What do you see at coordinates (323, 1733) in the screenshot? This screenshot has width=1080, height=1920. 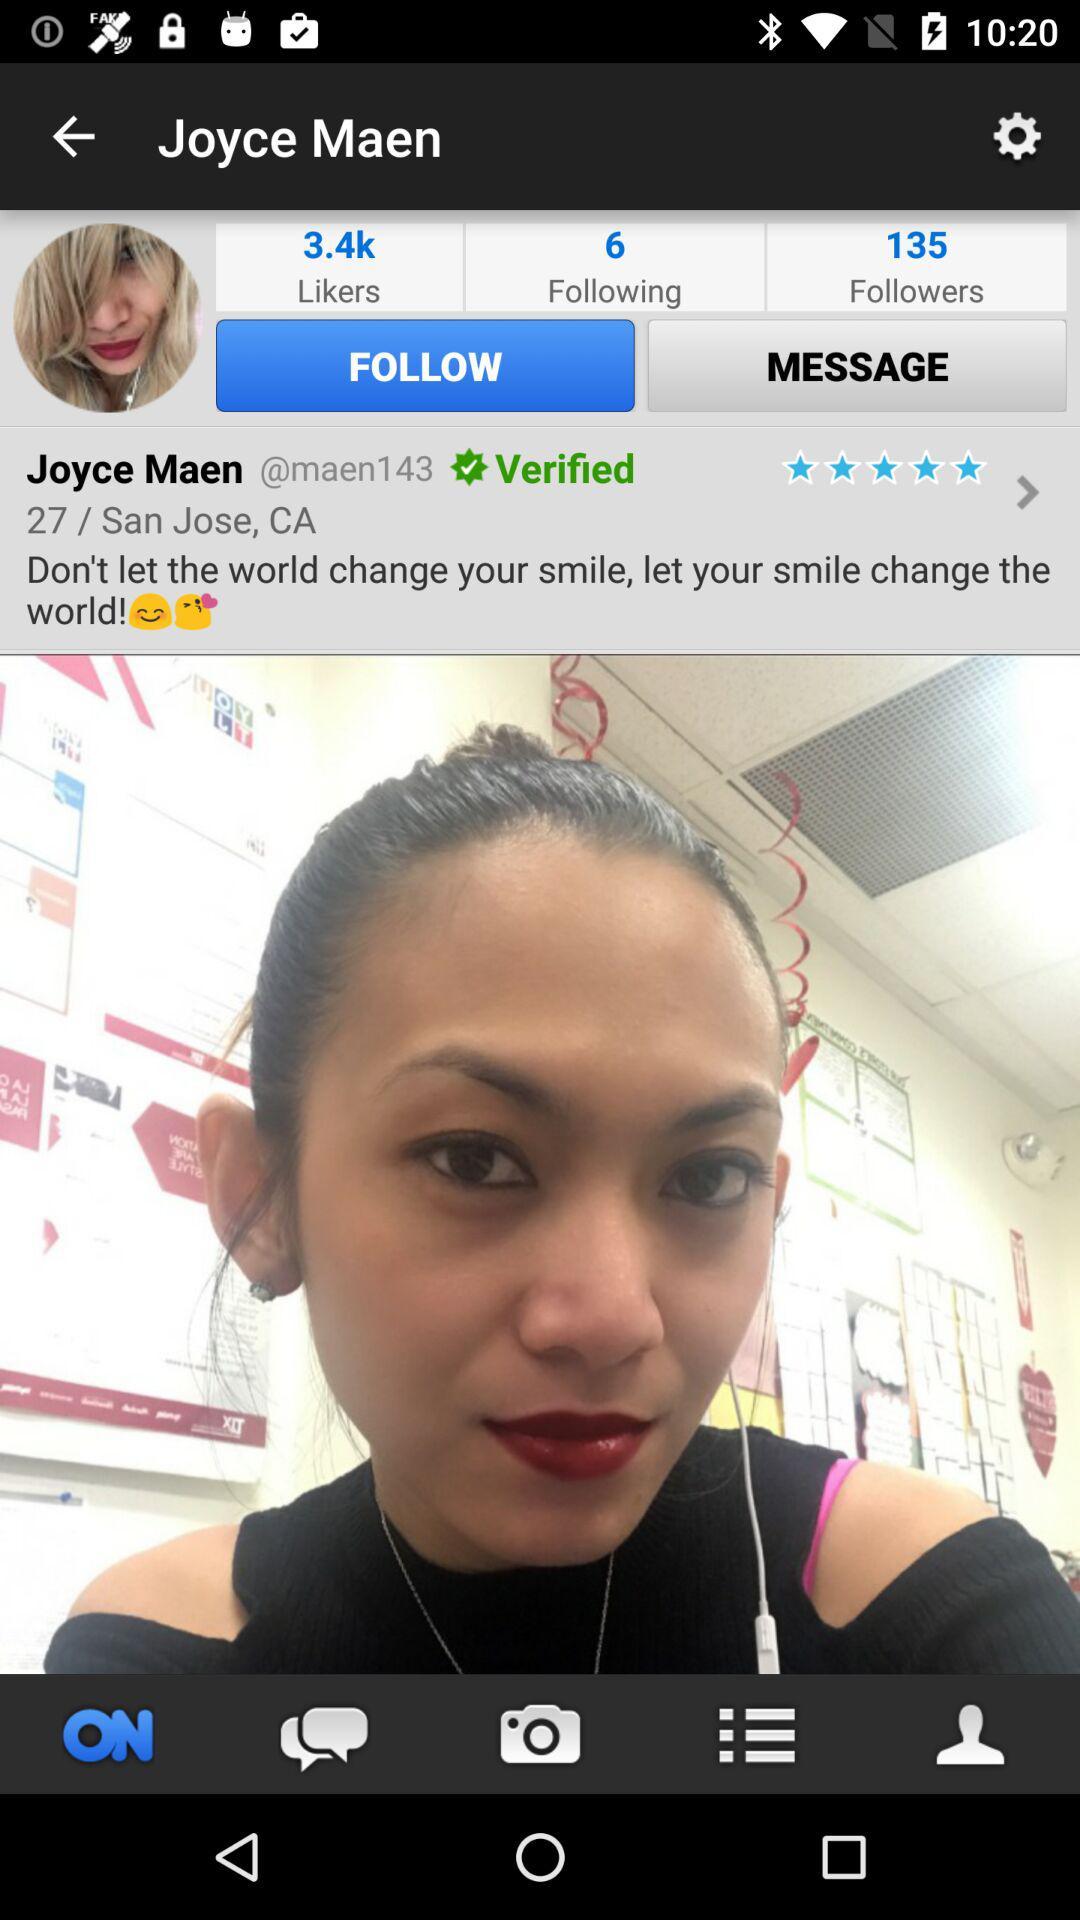 I see `the chat icon` at bounding box center [323, 1733].